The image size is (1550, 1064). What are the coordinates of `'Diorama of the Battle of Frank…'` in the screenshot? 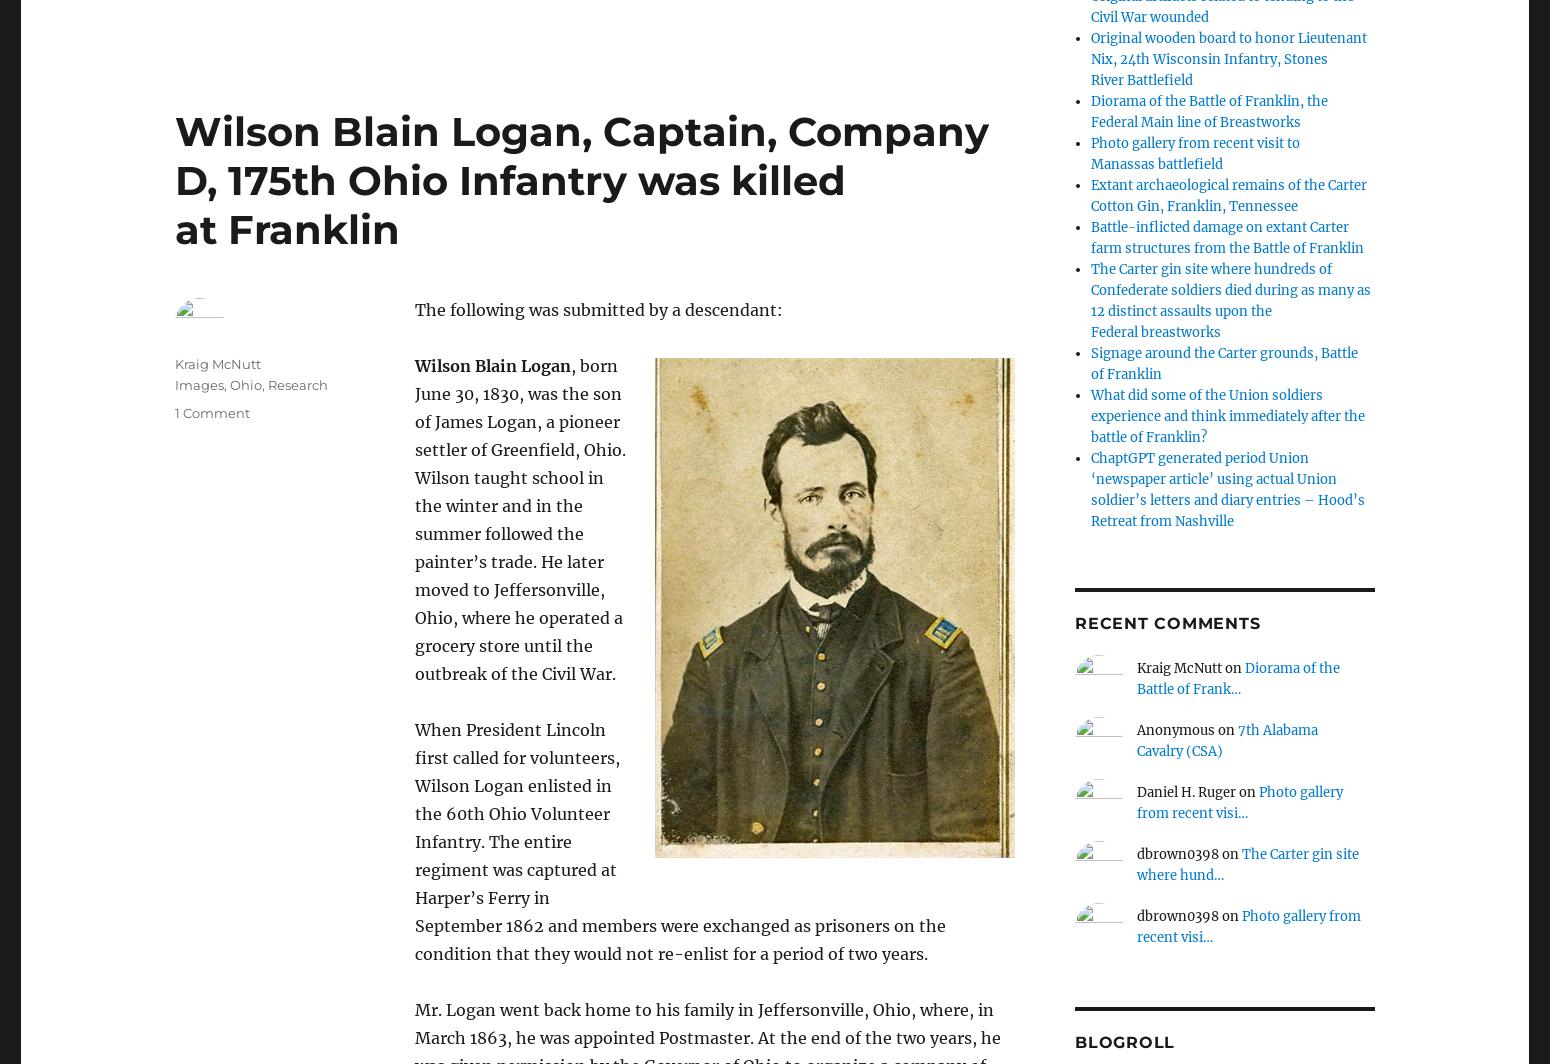 It's located at (1238, 677).